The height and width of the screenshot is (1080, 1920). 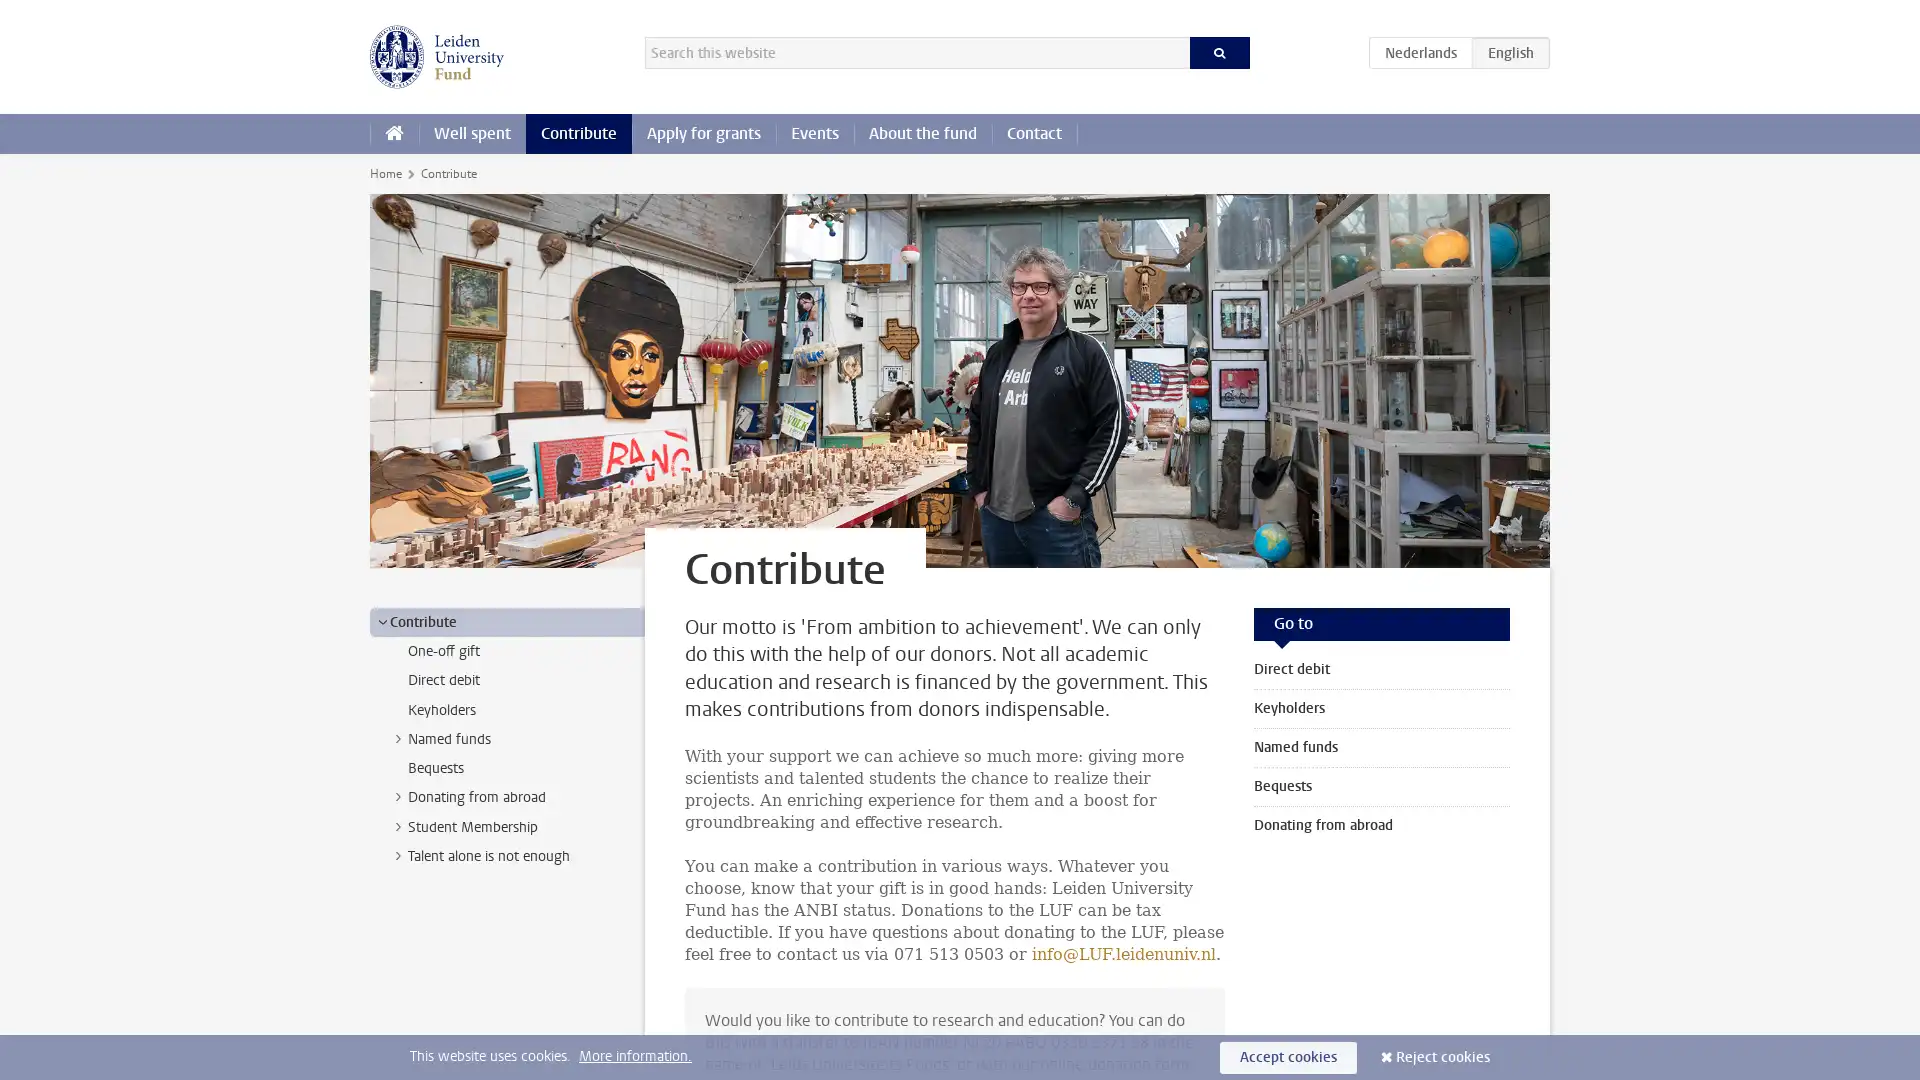 I want to click on Accept cookies, so click(x=1288, y=1056).